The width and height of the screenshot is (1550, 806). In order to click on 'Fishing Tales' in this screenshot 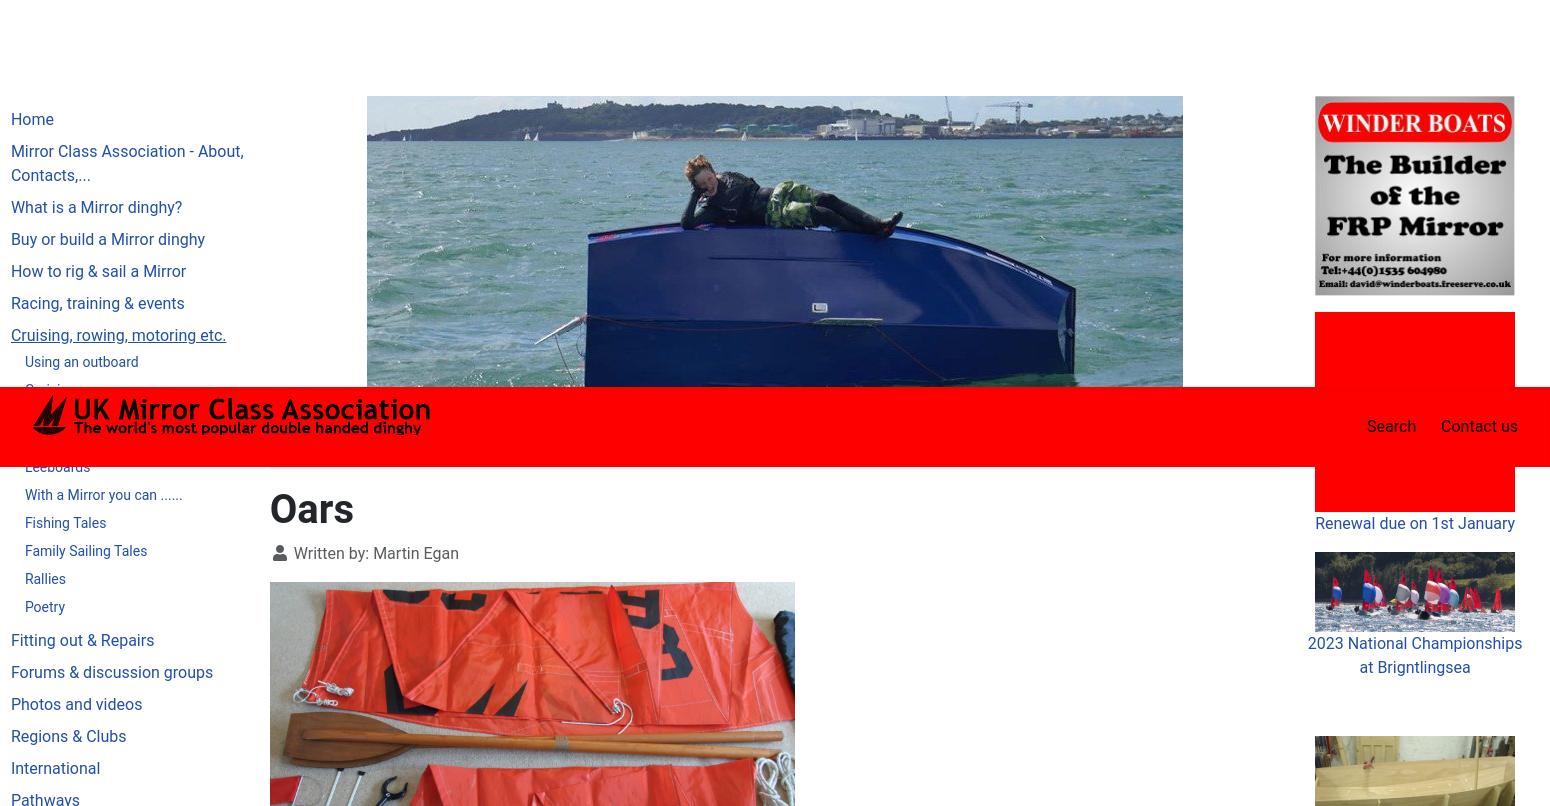, I will do `click(23, 135)`.